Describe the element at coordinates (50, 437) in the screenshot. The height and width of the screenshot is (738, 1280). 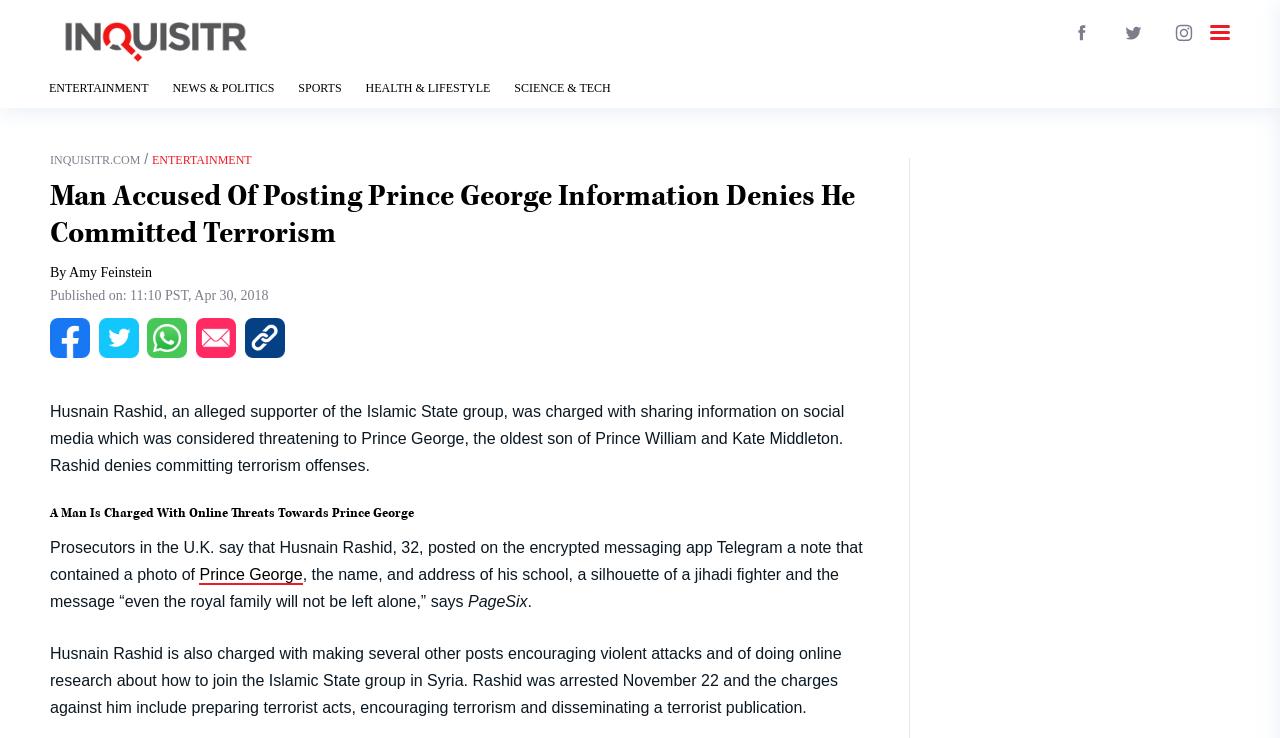
I see `'Husnain Rashid, an alleged supporter of the Islamic State group, was charged with sharing information on social media which was considered threatening to Prince George, the oldest son of Prince William and Kate Middleton. Rashid denies committing terrorism offenses.'` at that location.